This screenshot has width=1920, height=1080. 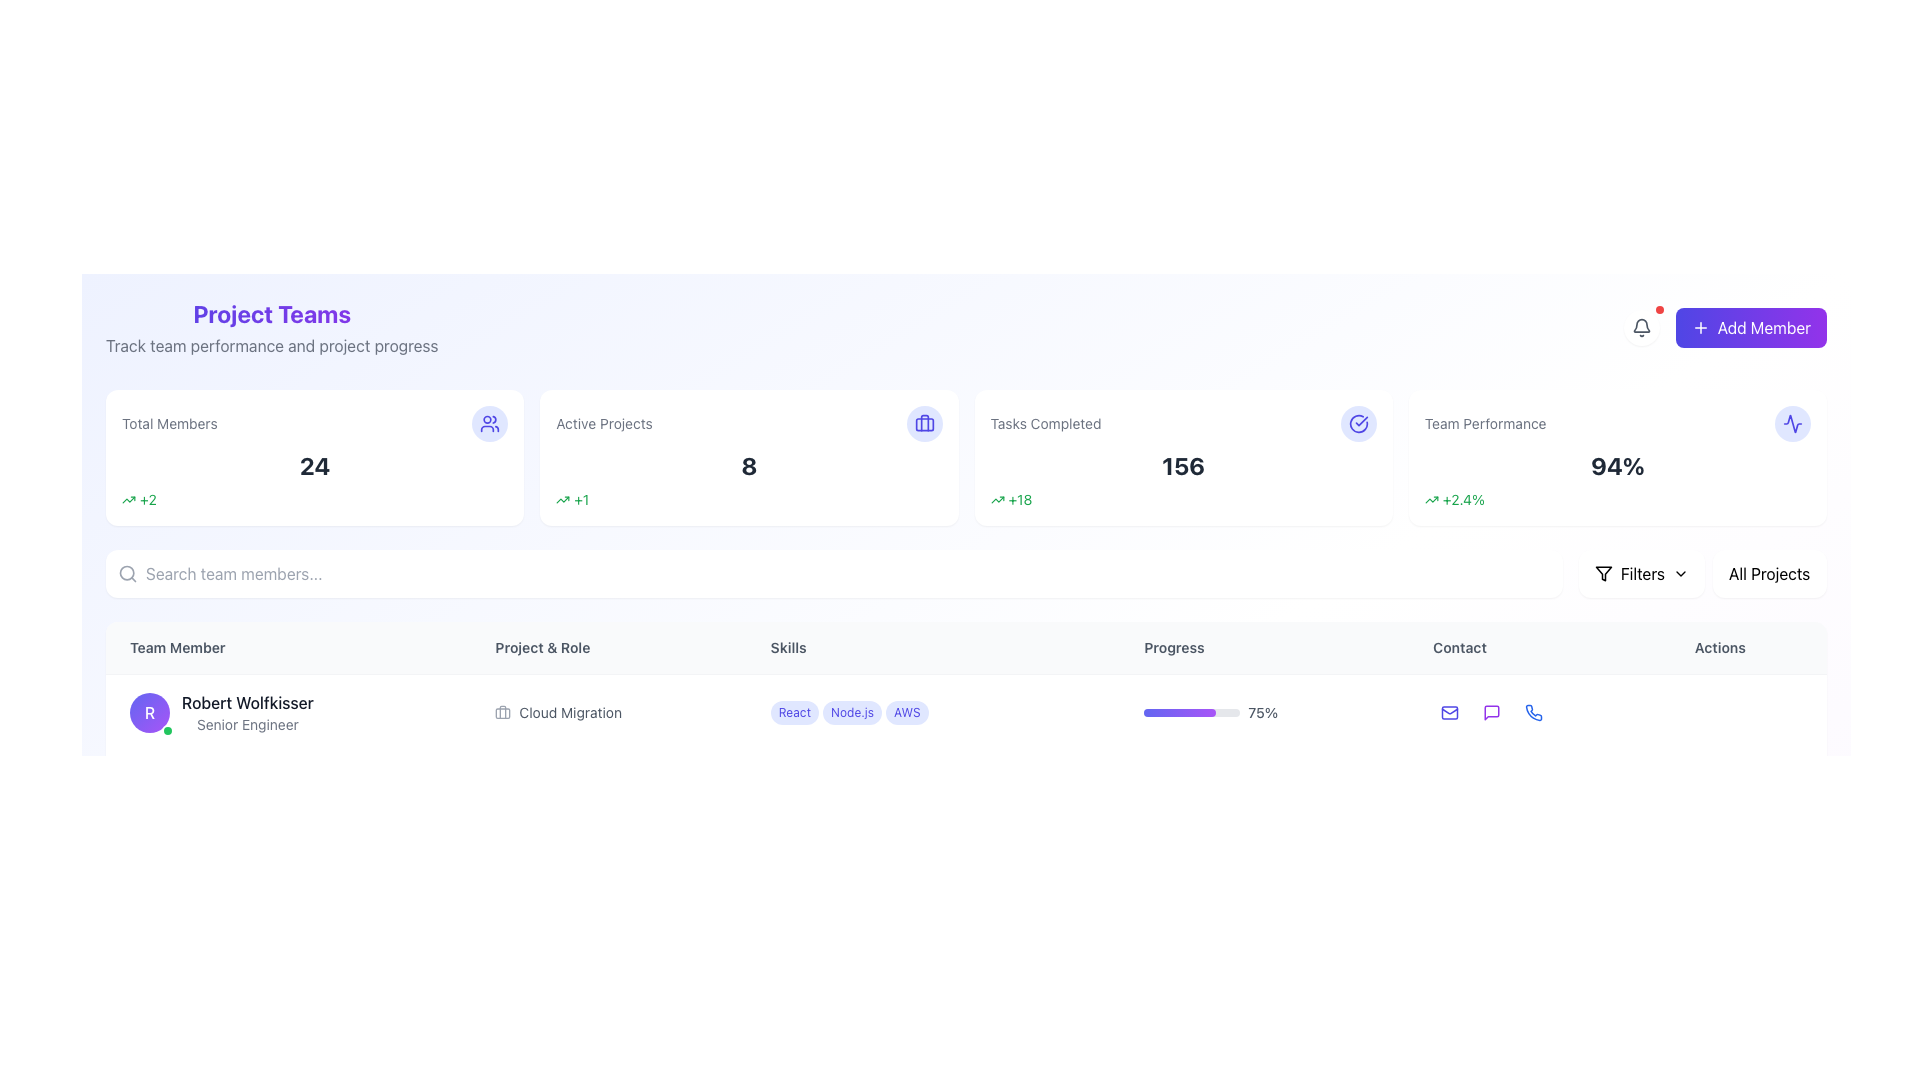 What do you see at coordinates (126, 573) in the screenshot?
I see `the circular search icon located at the left edge of the search bar, which resembles a magnifying glass` at bounding box center [126, 573].